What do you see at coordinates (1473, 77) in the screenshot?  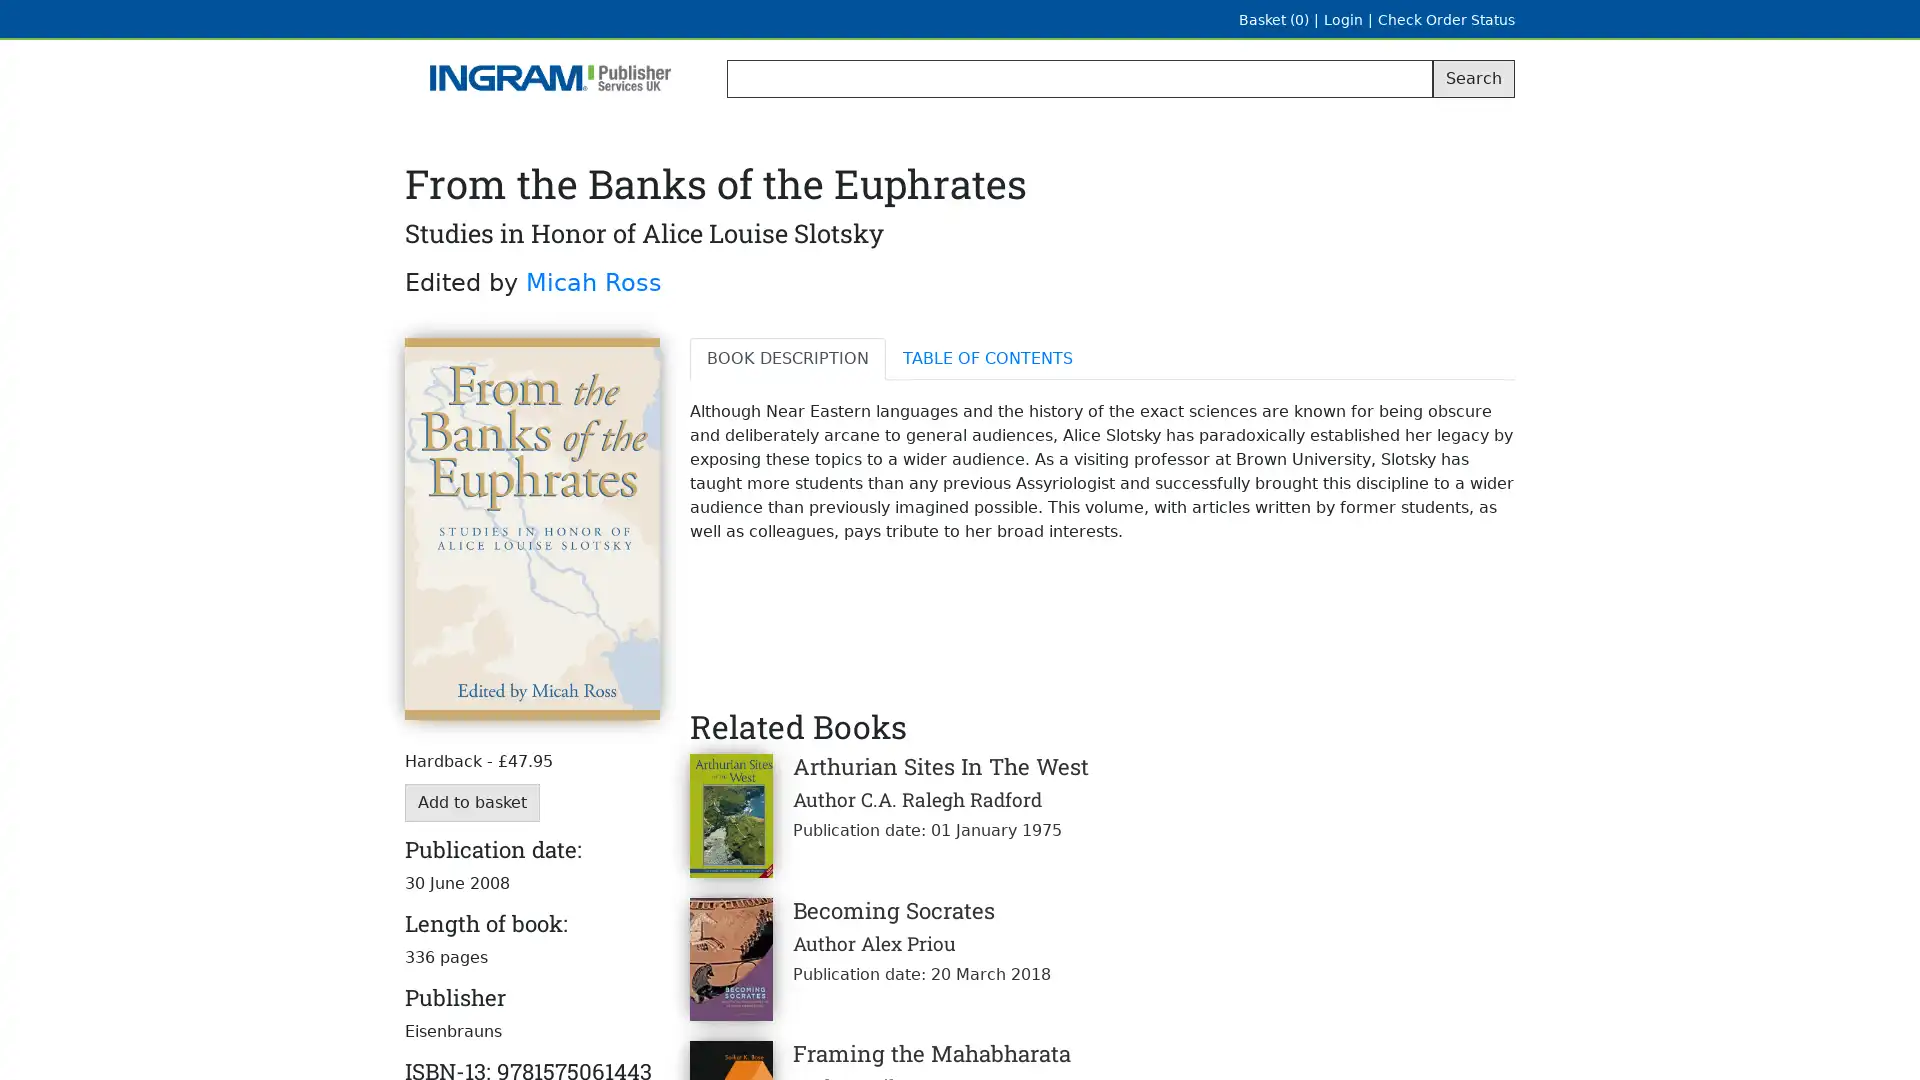 I see `Search` at bounding box center [1473, 77].